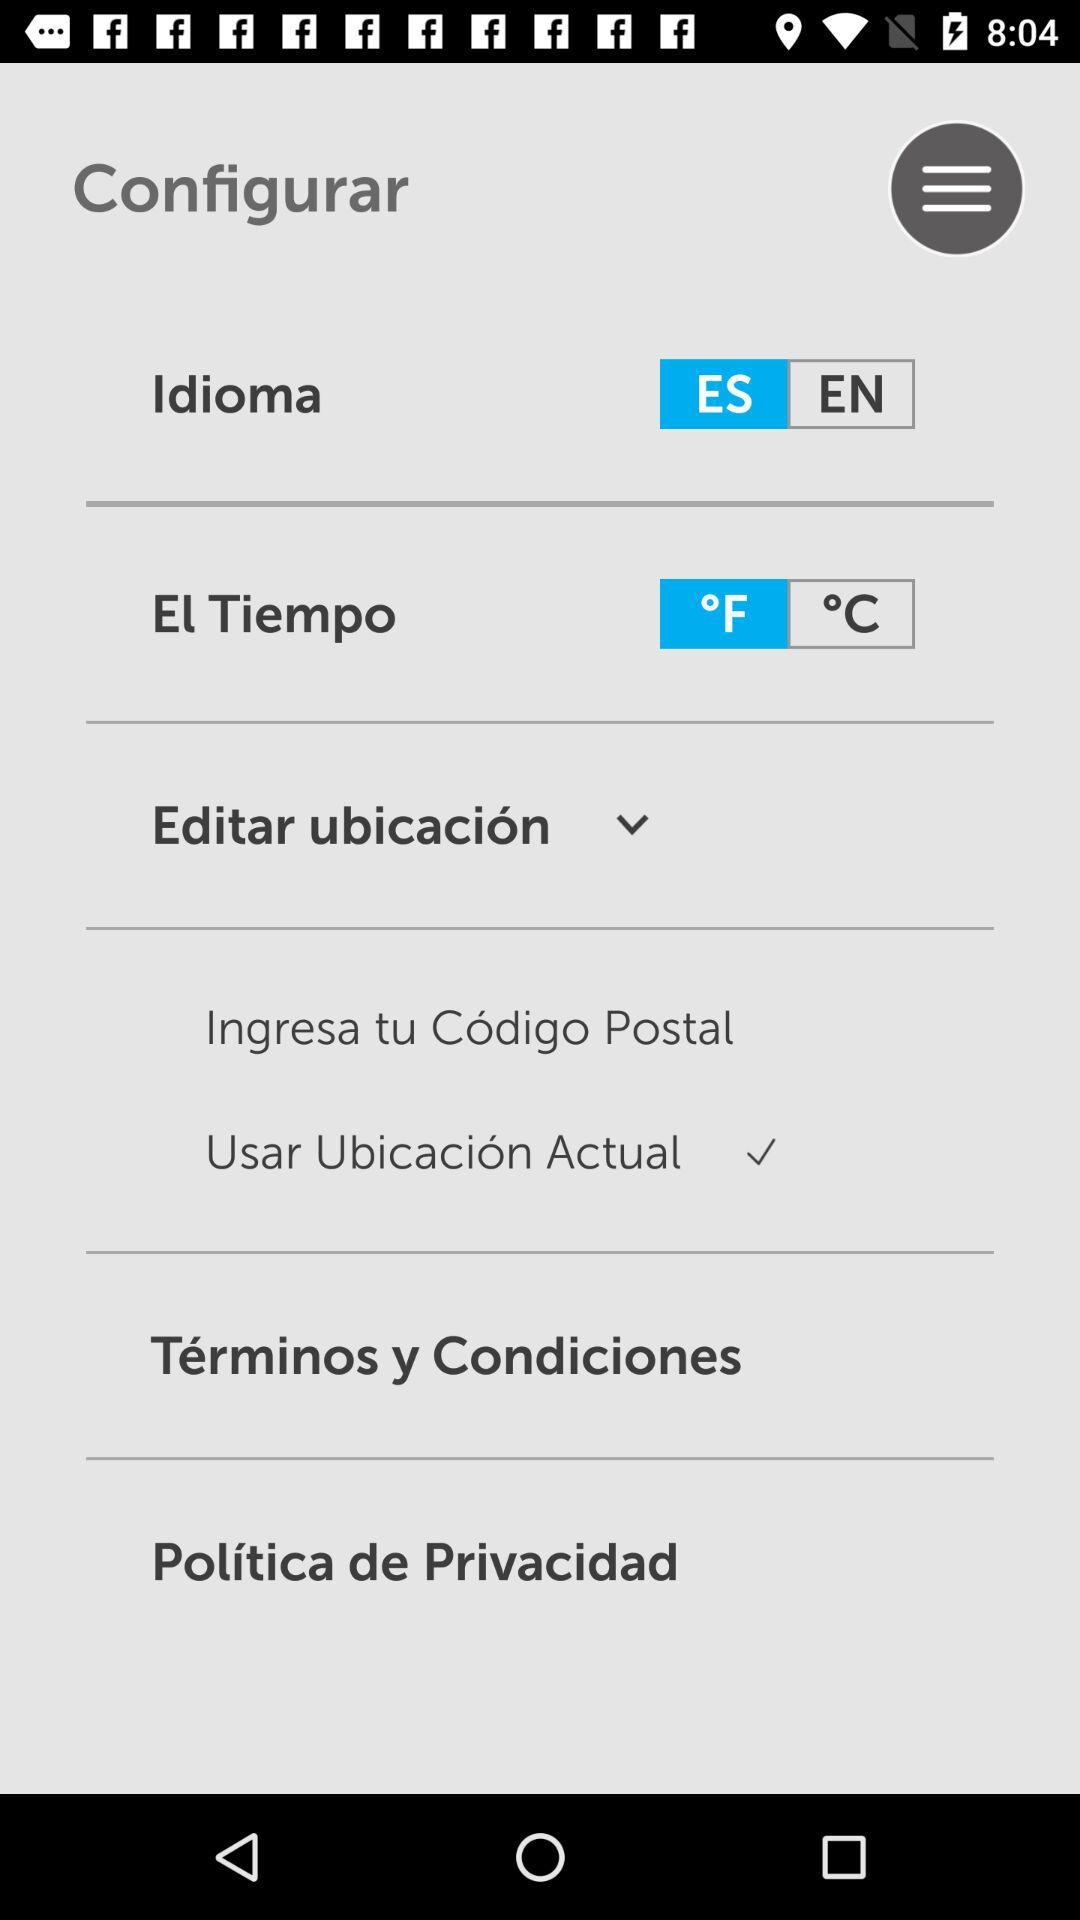 The width and height of the screenshot is (1080, 1920). I want to click on the tick symbol beside usar abicacion actual, so click(729, 1171).